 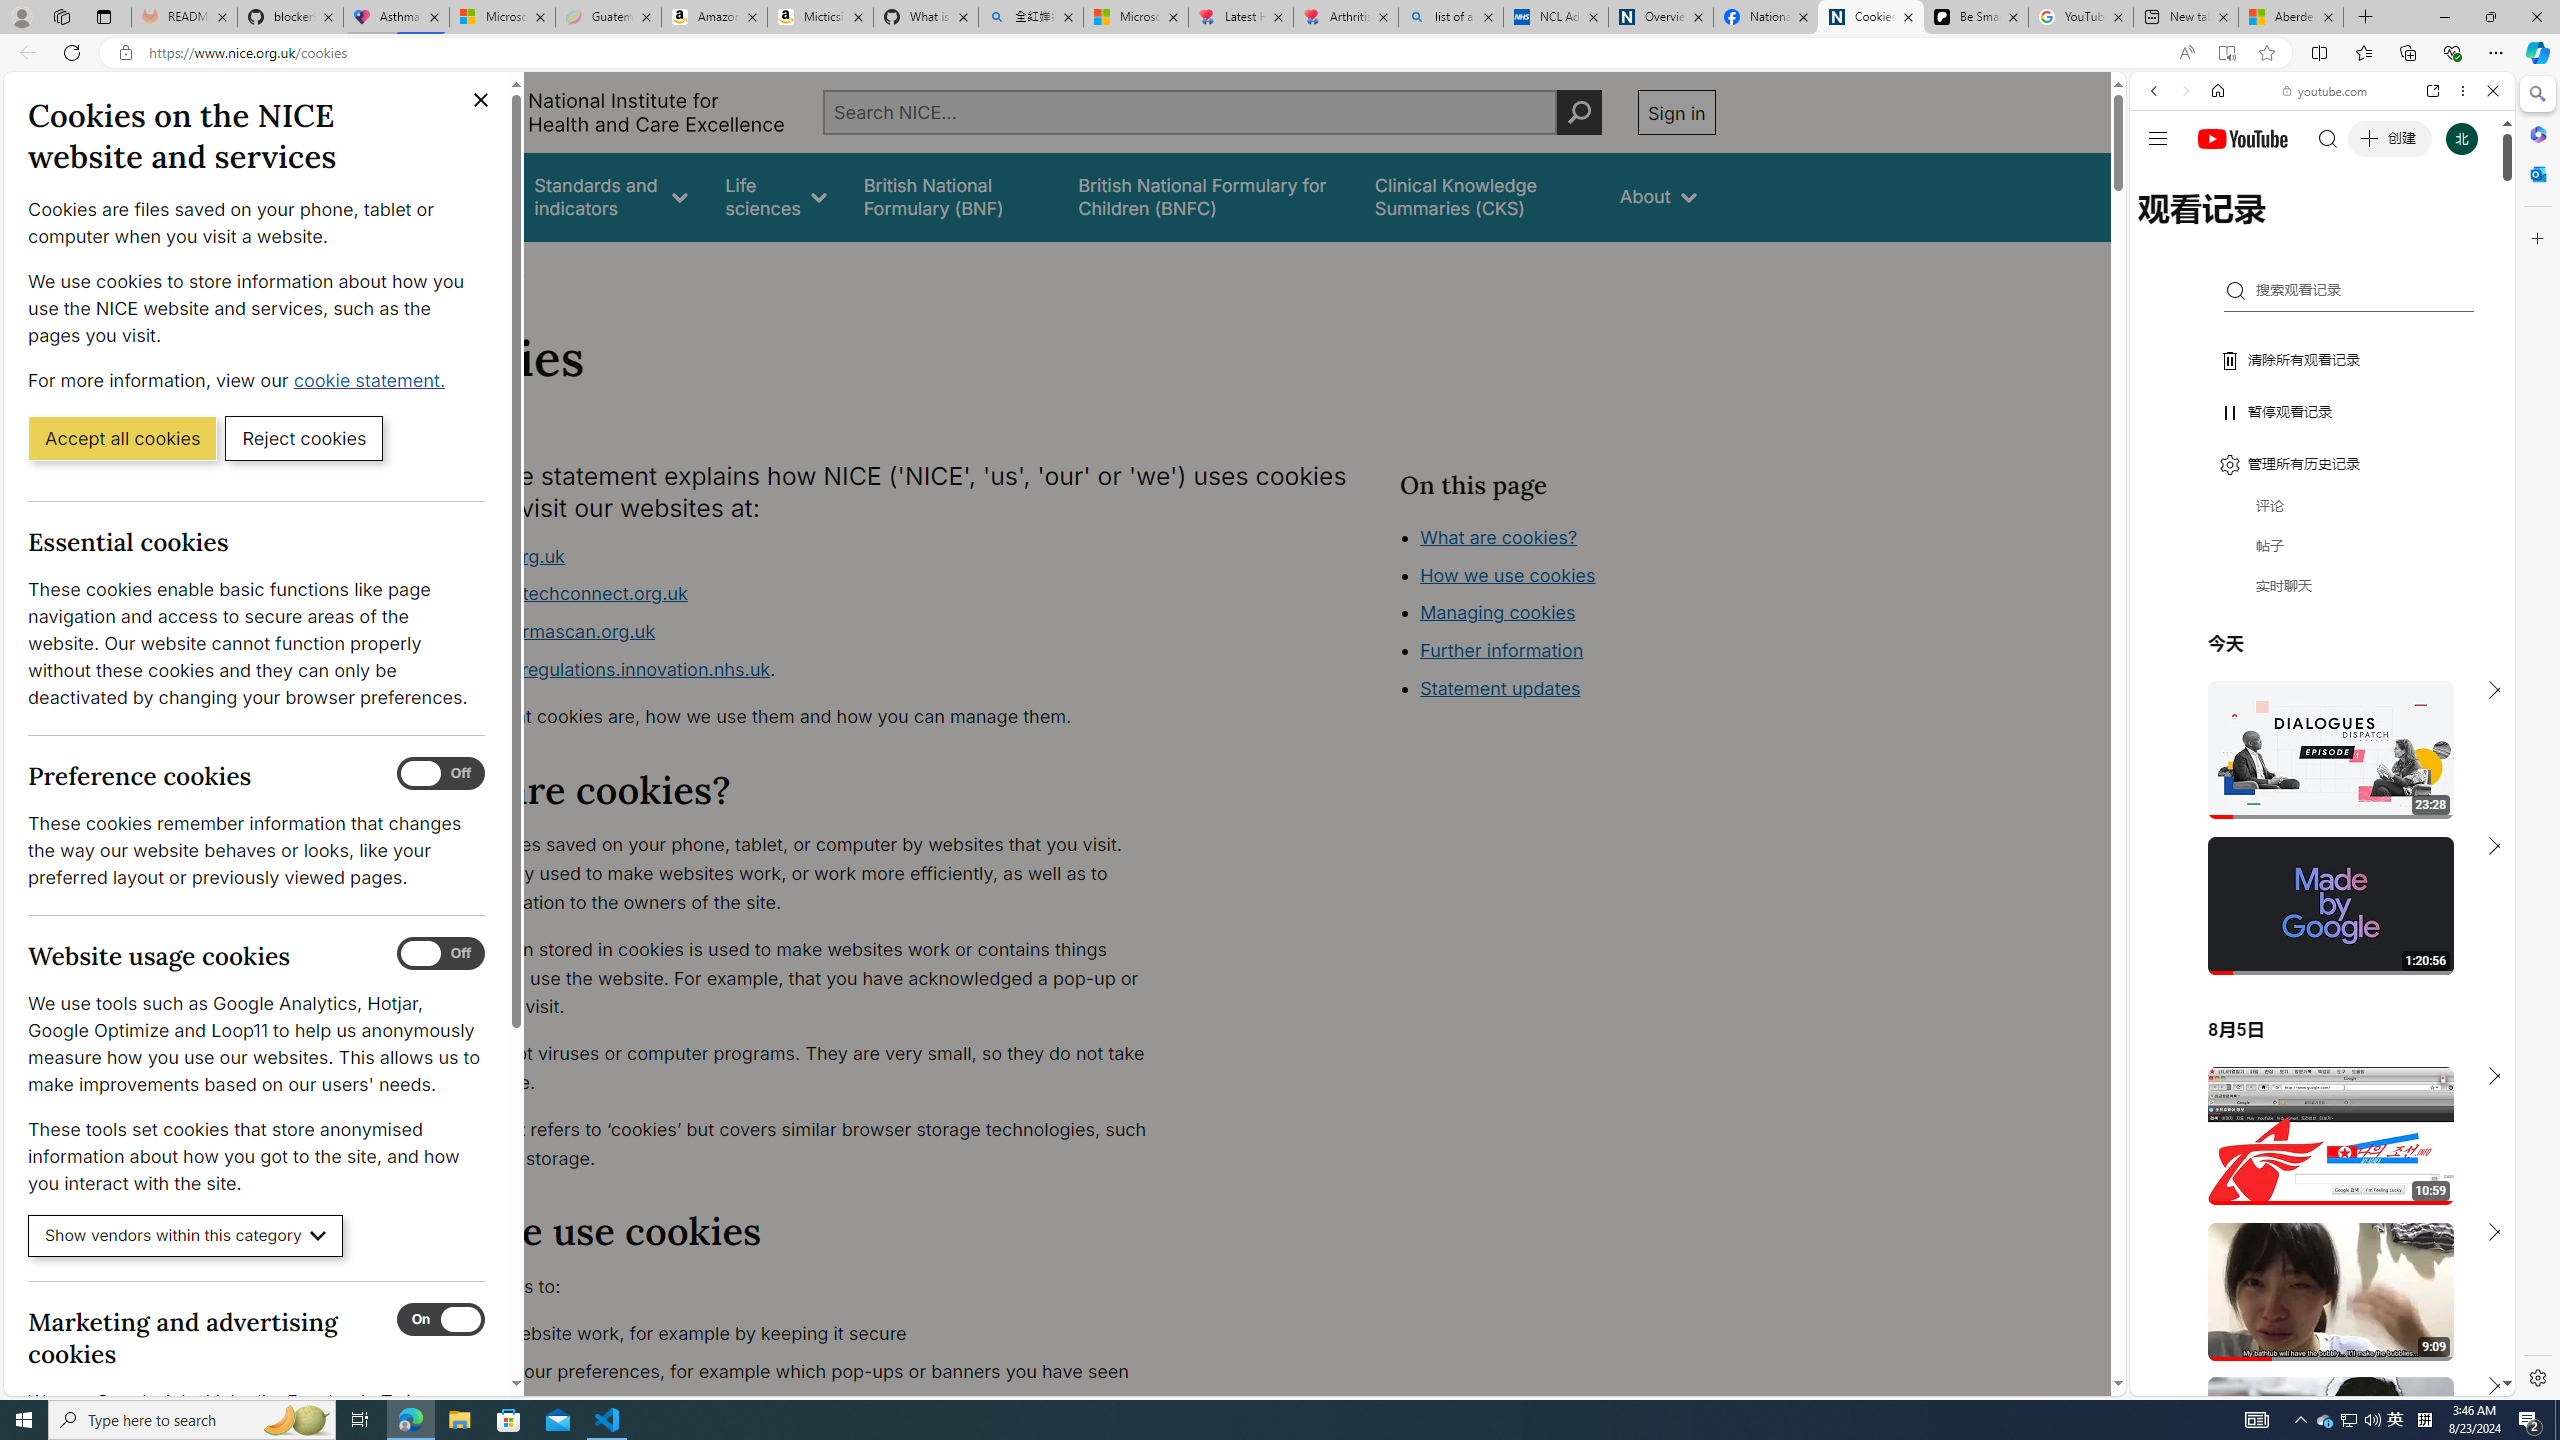 What do you see at coordinates (1451, 16) in the screenshot?
I see `'list of asthma inhalers uk - Search'` at bounding box center [1451, 16].